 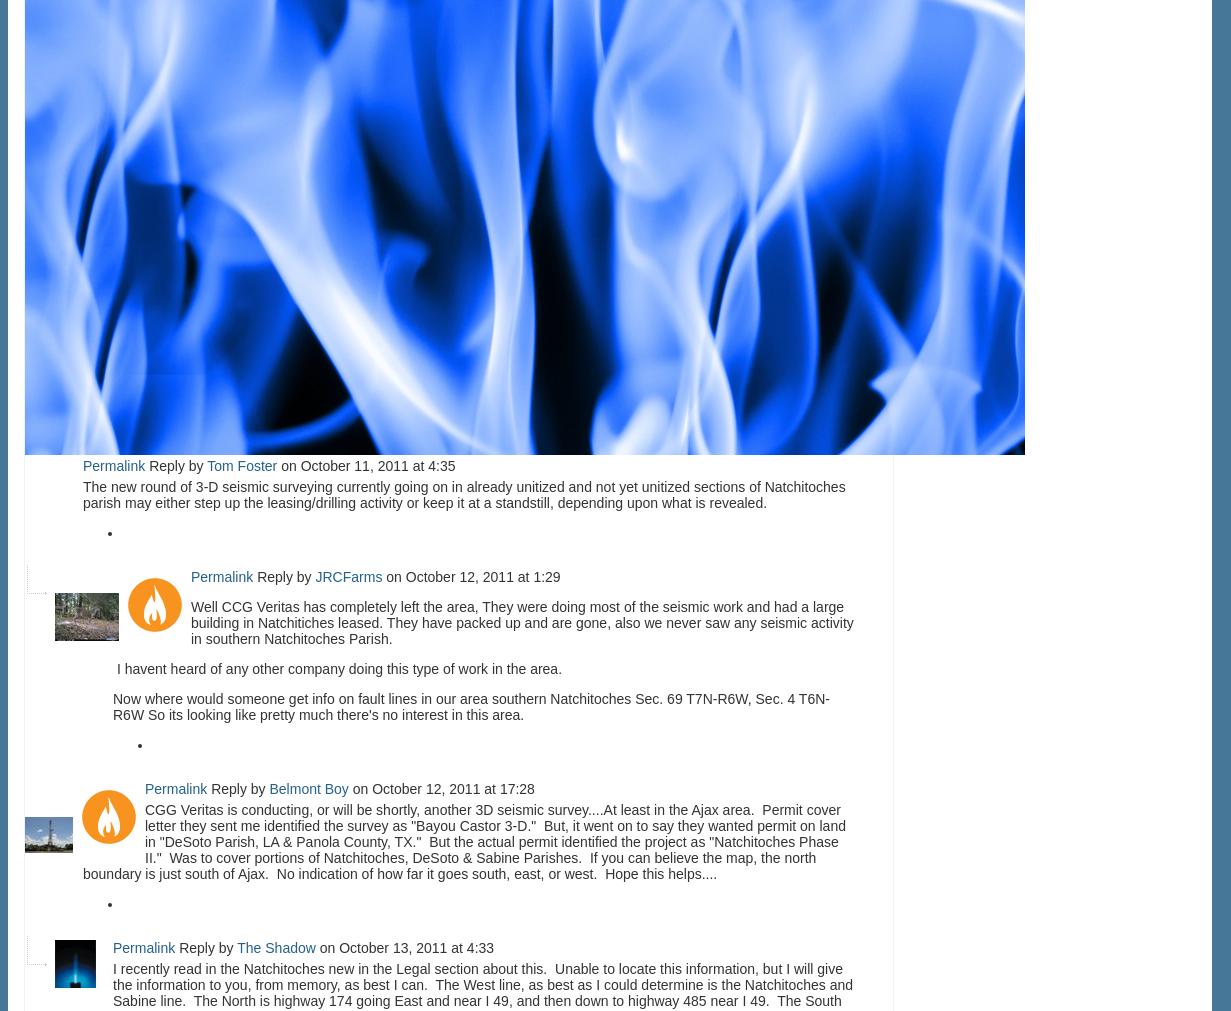 What do you see at coordinates (372, 787) in the screenshot?
I see `'October 12, 2011 at 17:28'` at bounding box center [372, 787].